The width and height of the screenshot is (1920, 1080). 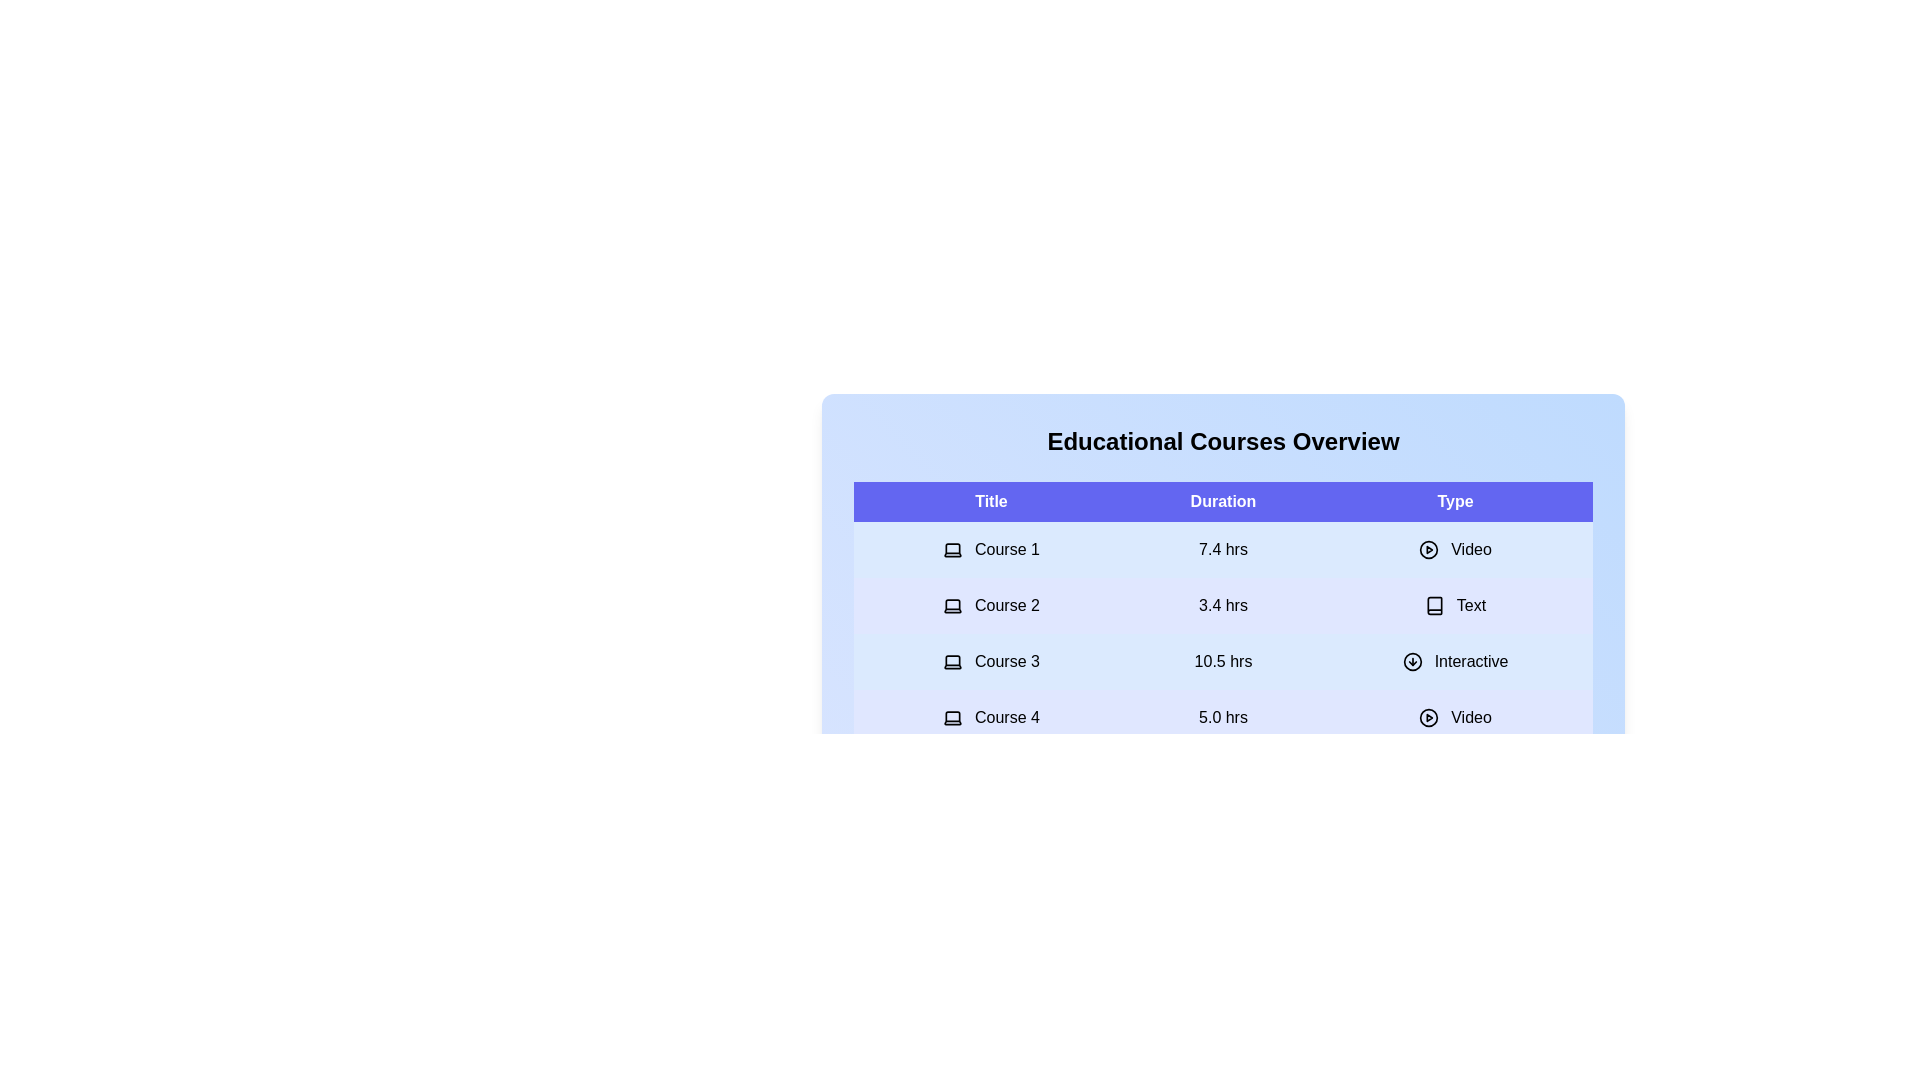 I want to click on the type icon for the course with title 'Course 3', so click(x=1411, y=662).